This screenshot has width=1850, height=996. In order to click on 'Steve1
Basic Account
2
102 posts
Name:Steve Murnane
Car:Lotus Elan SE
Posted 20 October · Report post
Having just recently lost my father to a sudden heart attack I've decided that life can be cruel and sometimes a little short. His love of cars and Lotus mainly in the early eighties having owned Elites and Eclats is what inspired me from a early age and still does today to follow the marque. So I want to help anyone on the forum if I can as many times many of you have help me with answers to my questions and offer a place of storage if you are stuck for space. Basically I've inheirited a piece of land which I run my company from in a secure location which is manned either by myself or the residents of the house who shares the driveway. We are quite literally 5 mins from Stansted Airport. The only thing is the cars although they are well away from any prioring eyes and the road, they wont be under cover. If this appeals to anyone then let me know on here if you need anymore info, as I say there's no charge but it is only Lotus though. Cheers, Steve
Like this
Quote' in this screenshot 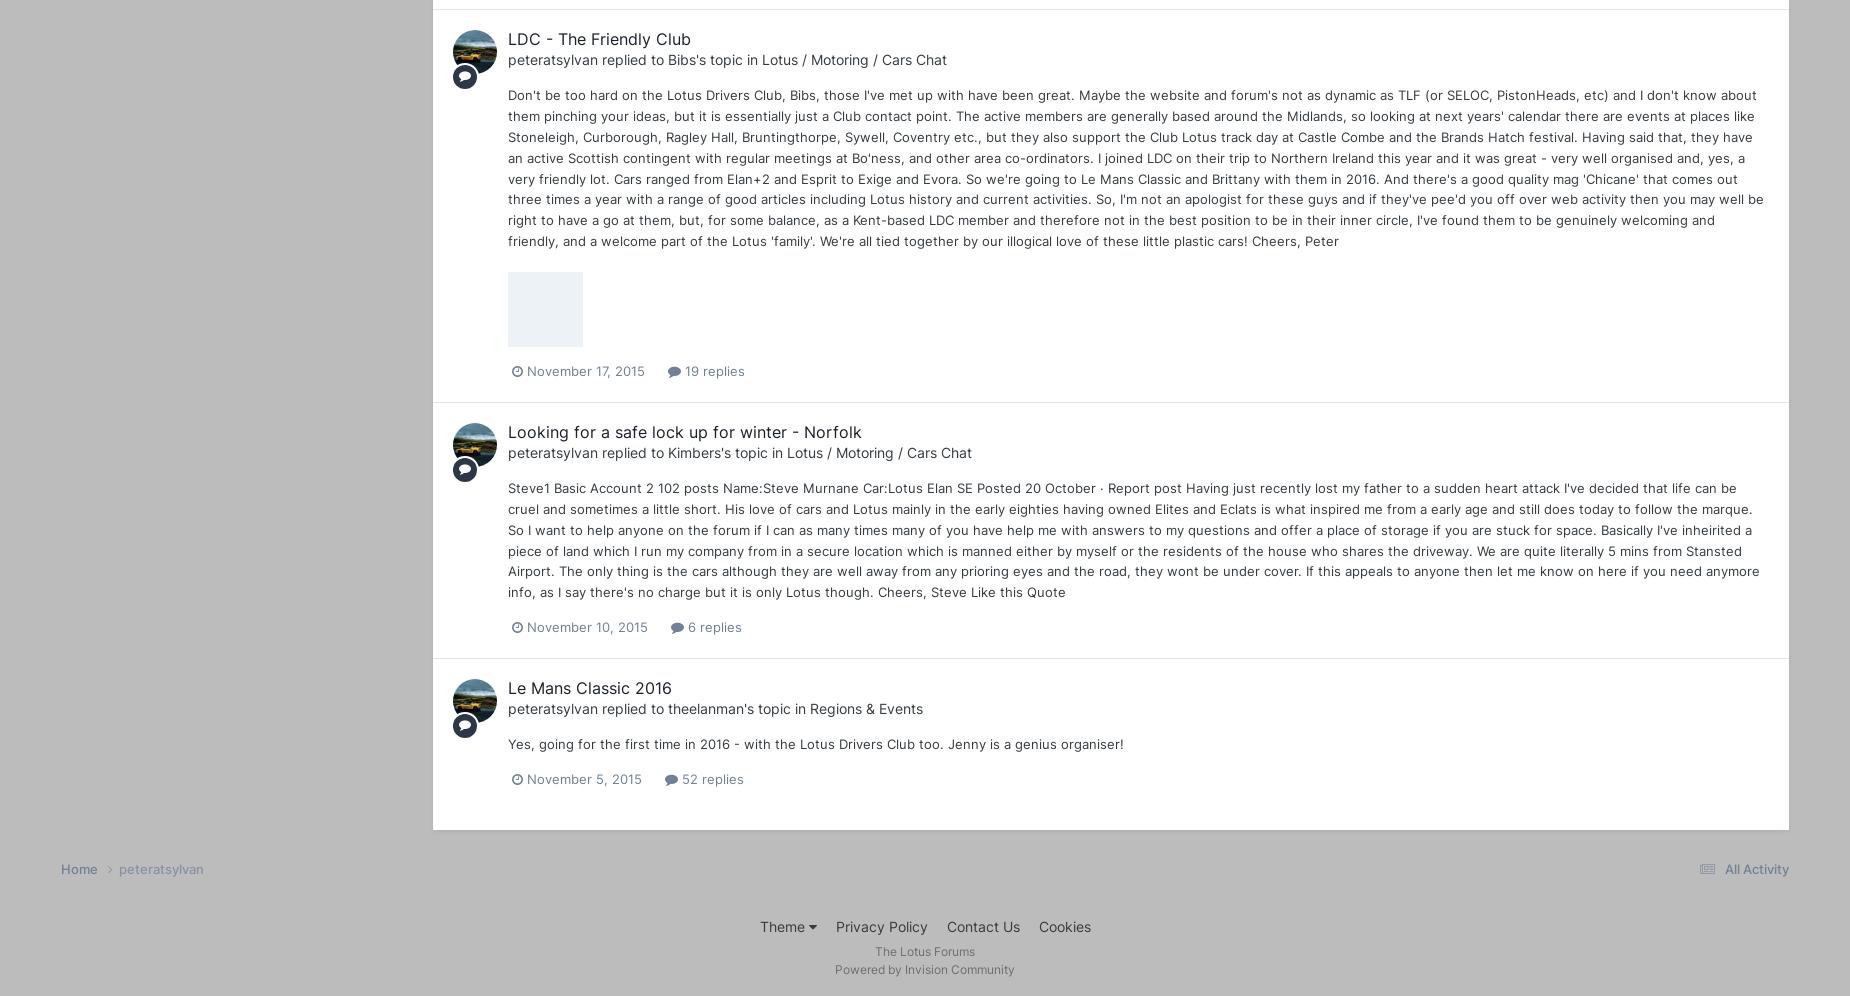, I will do `click(508, 540)`.